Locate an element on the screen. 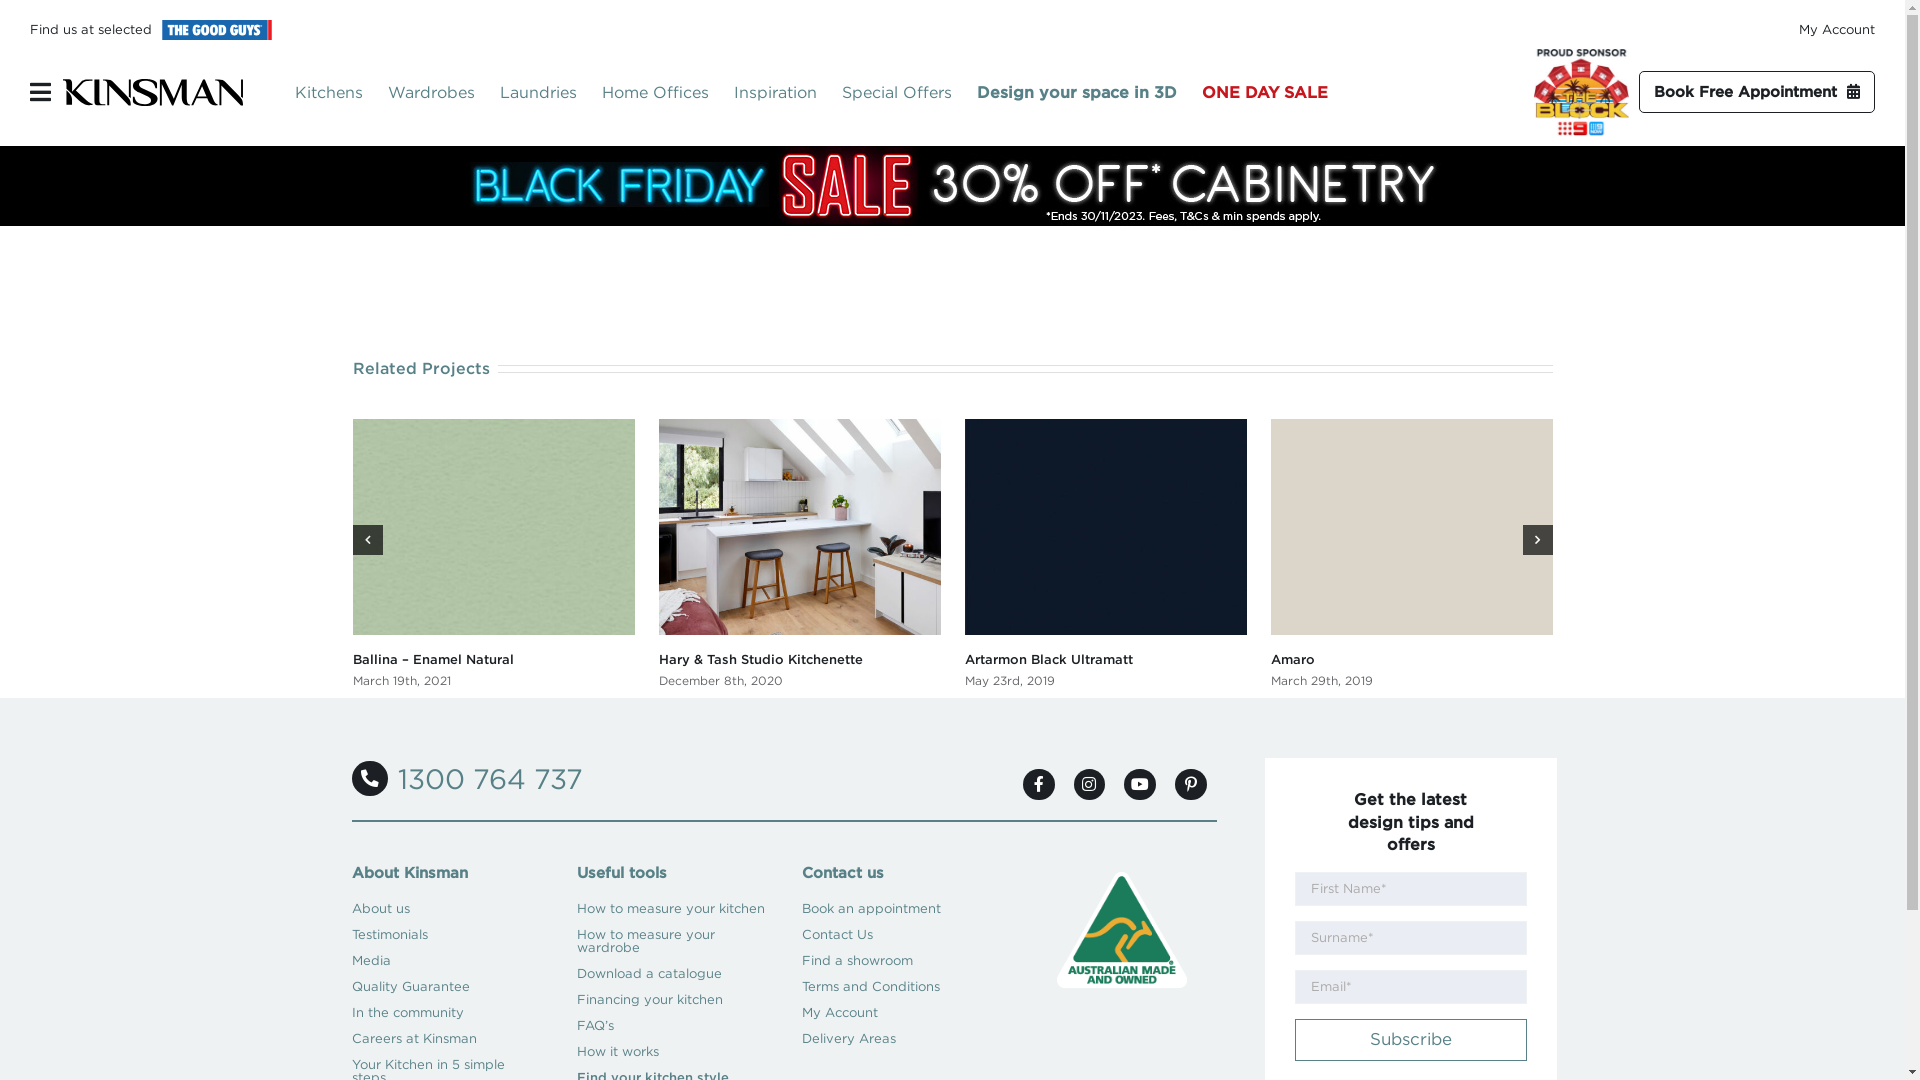 This screenshot has width=1920, height=1080. 'Testimonials' is located at coordinates (445, 934).